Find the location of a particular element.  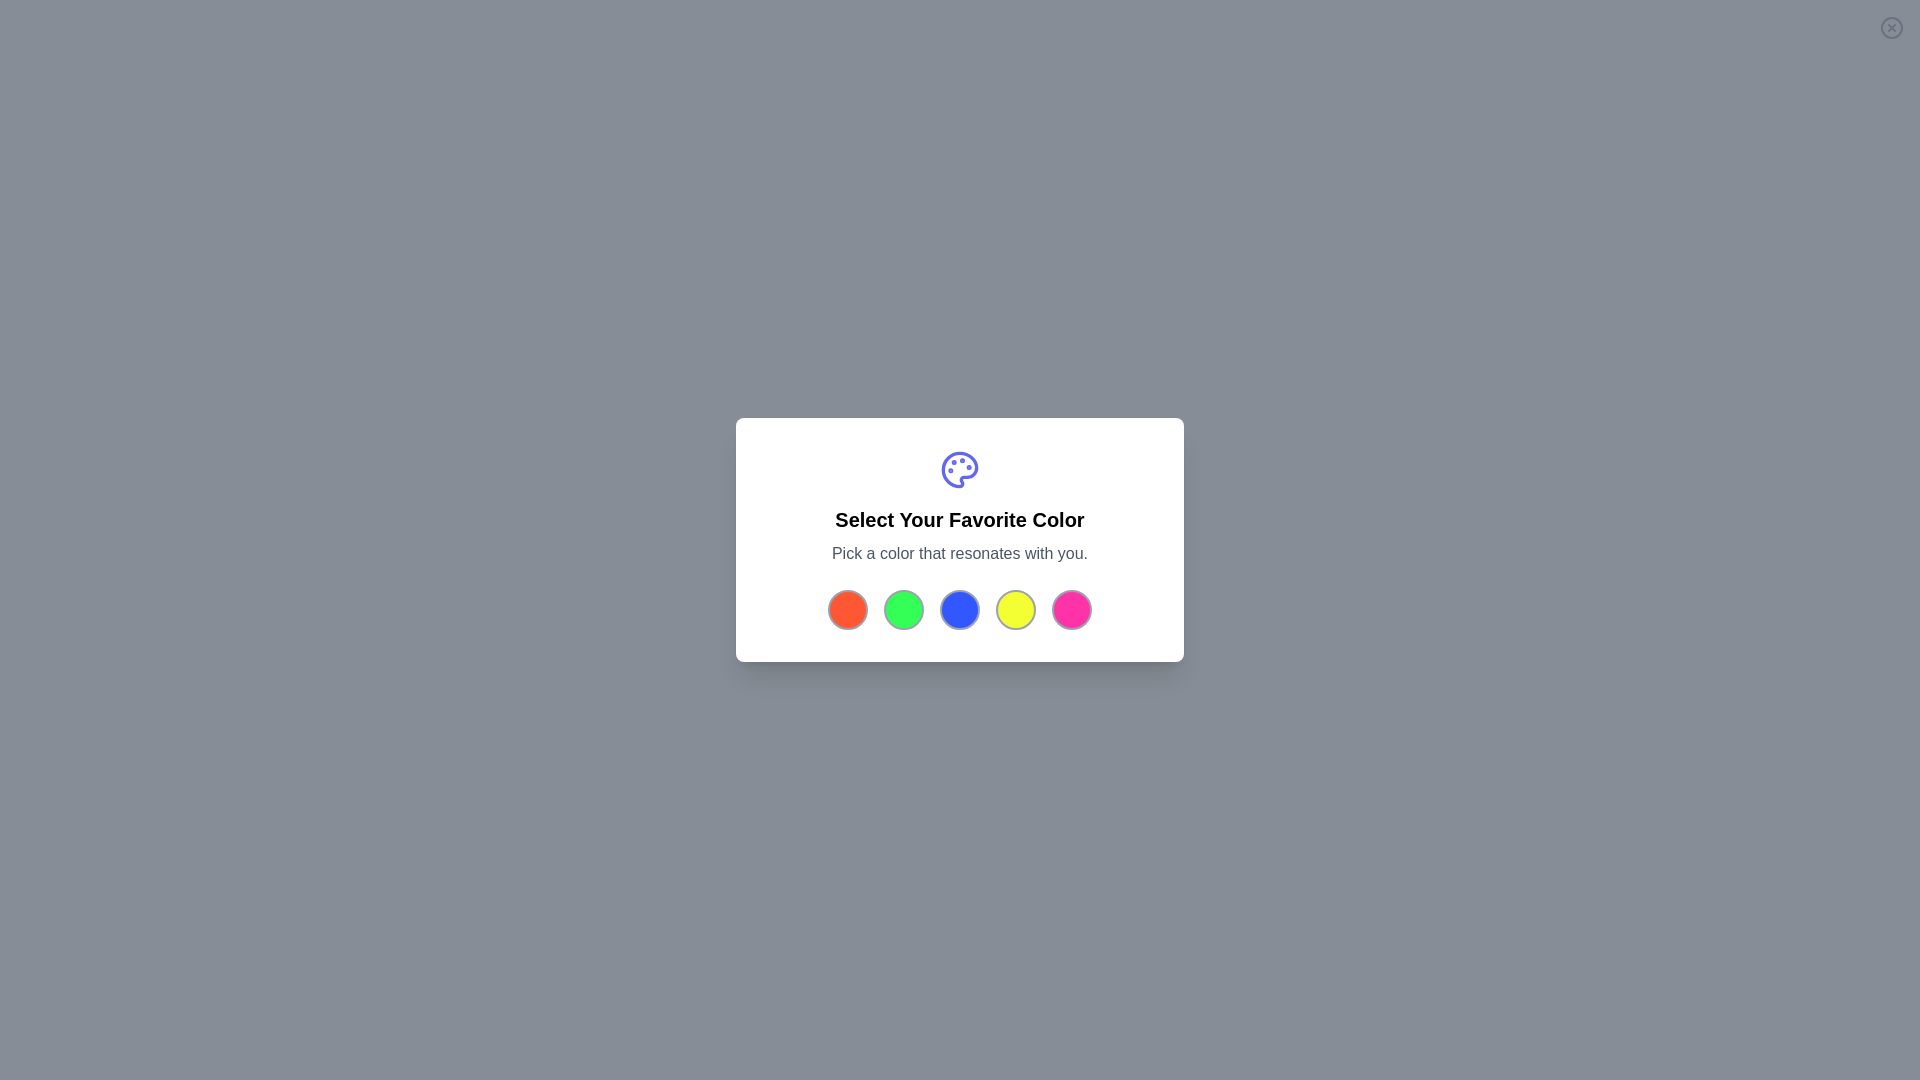

the color button corresponding to blue is located at coordinates (960, 608).